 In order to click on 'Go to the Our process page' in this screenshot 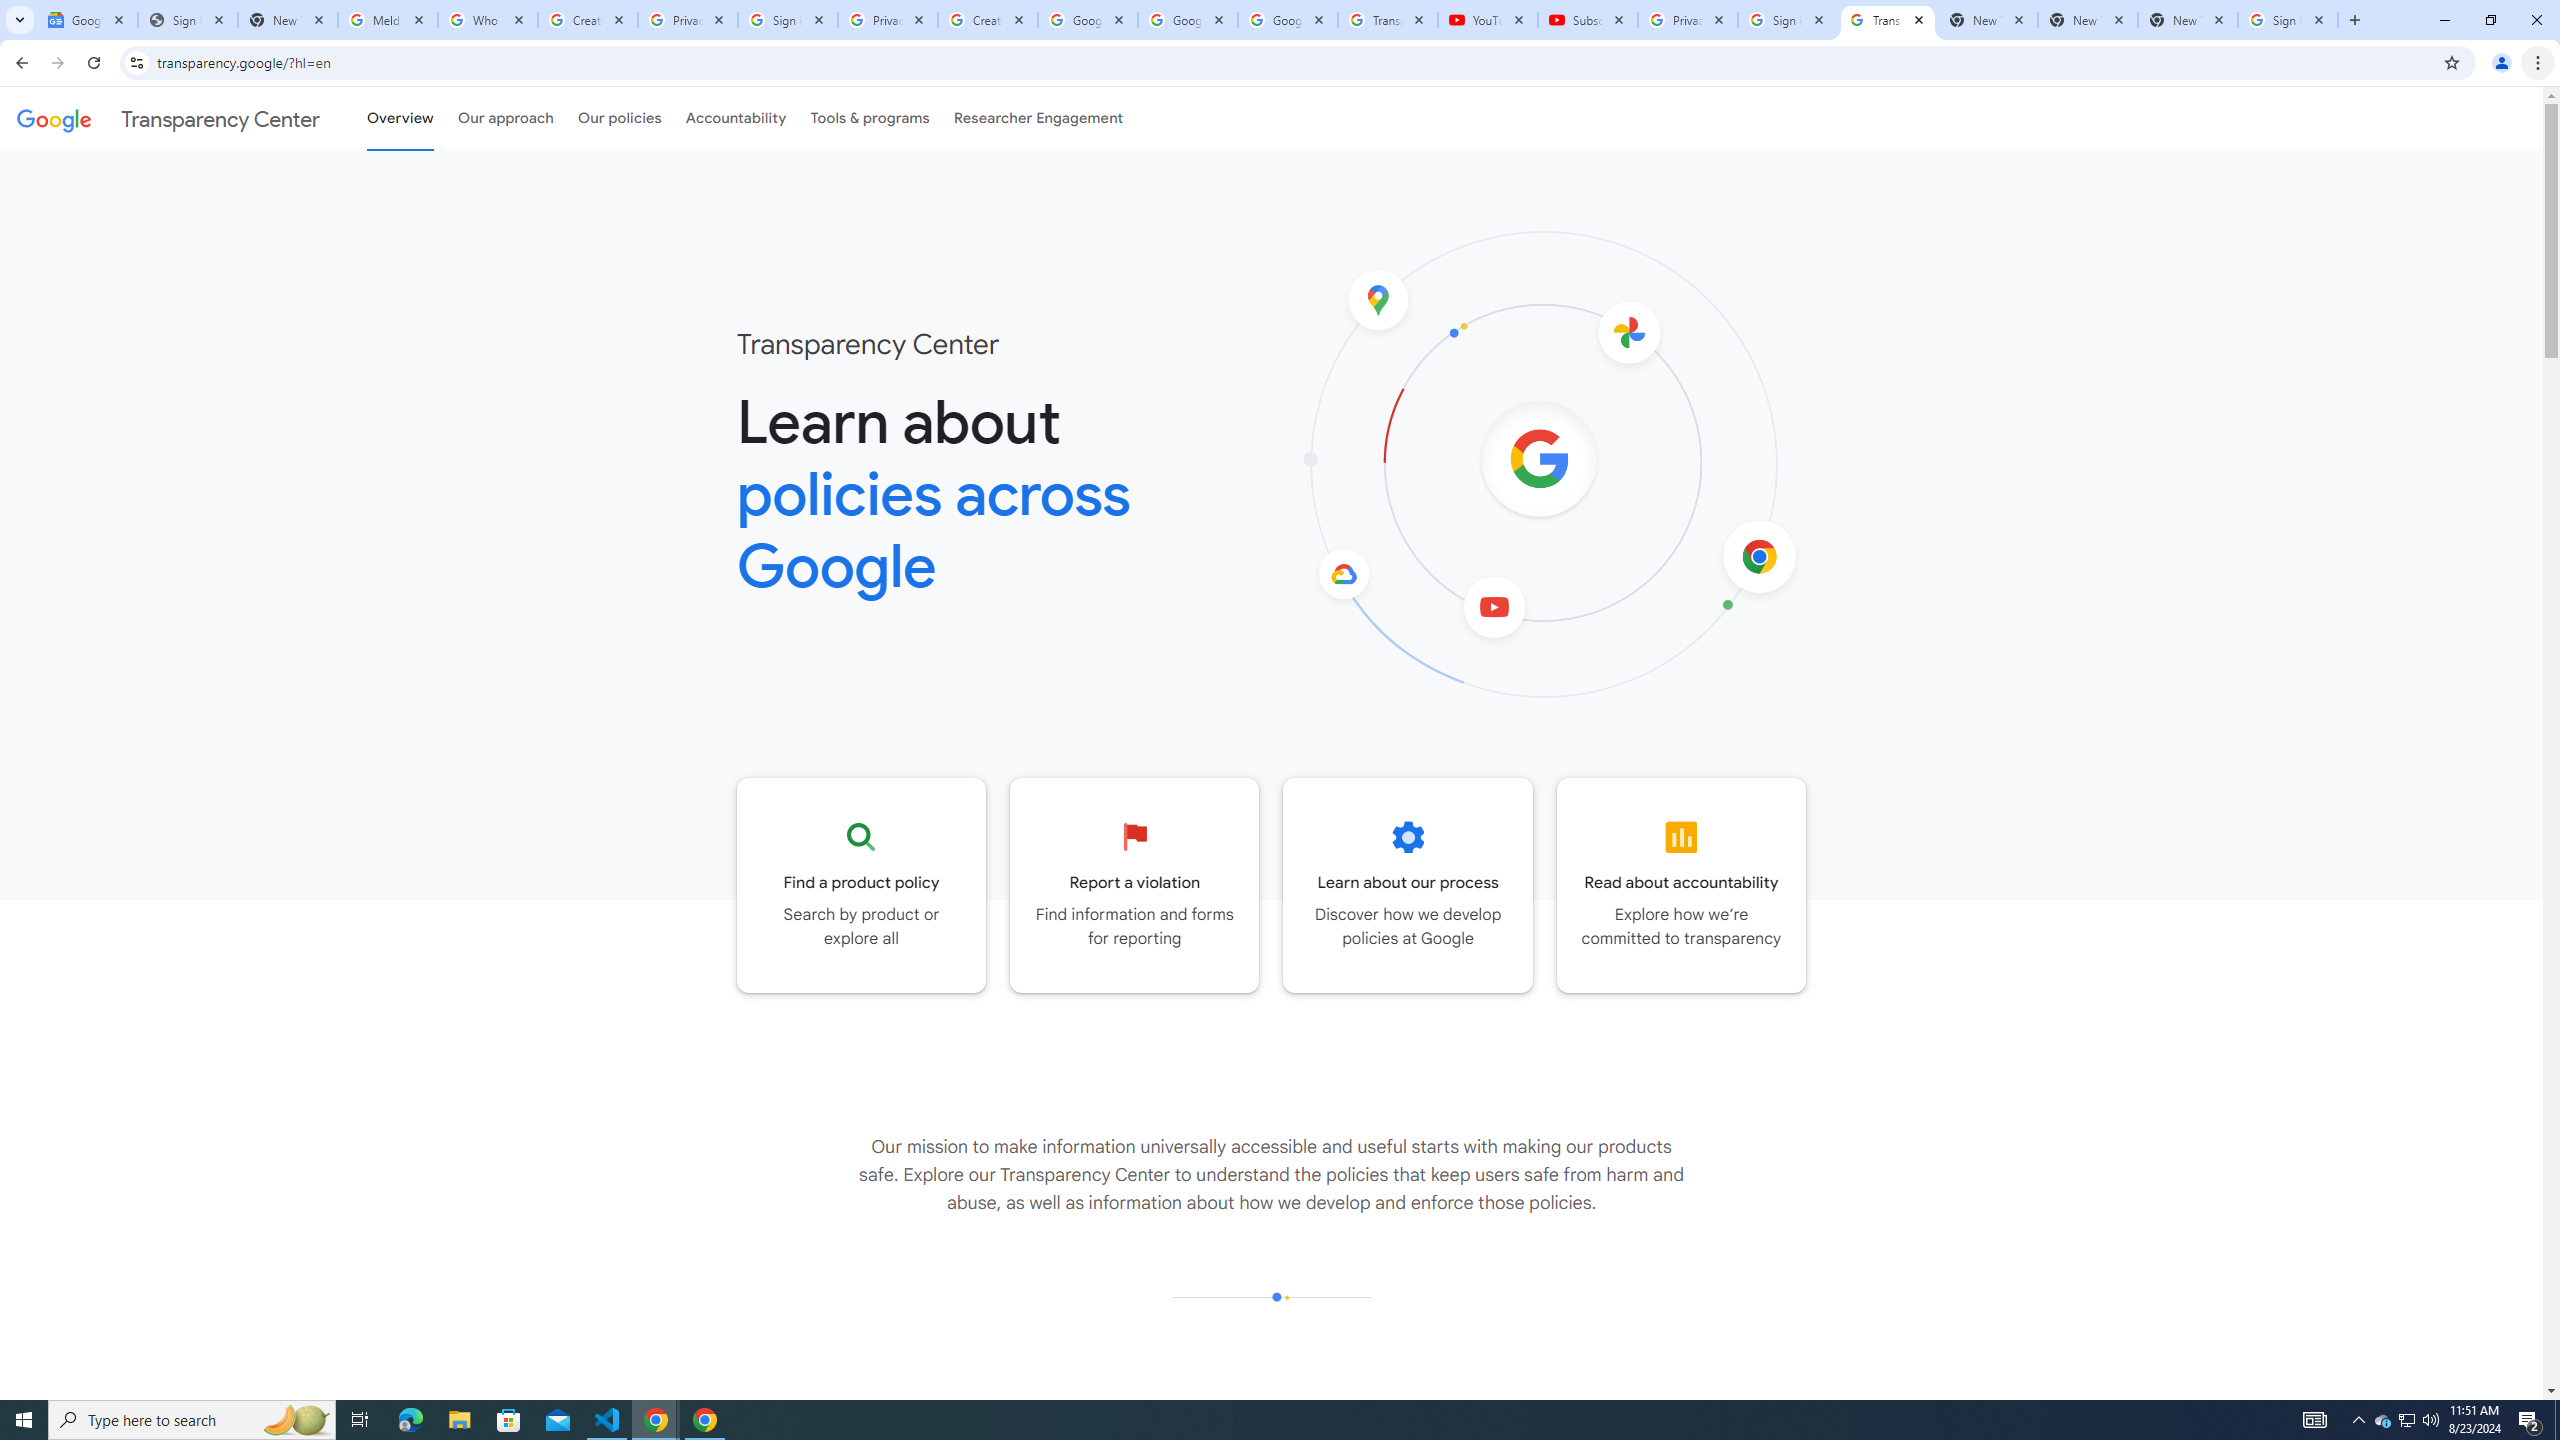, I will do `click(1407, 884)`.